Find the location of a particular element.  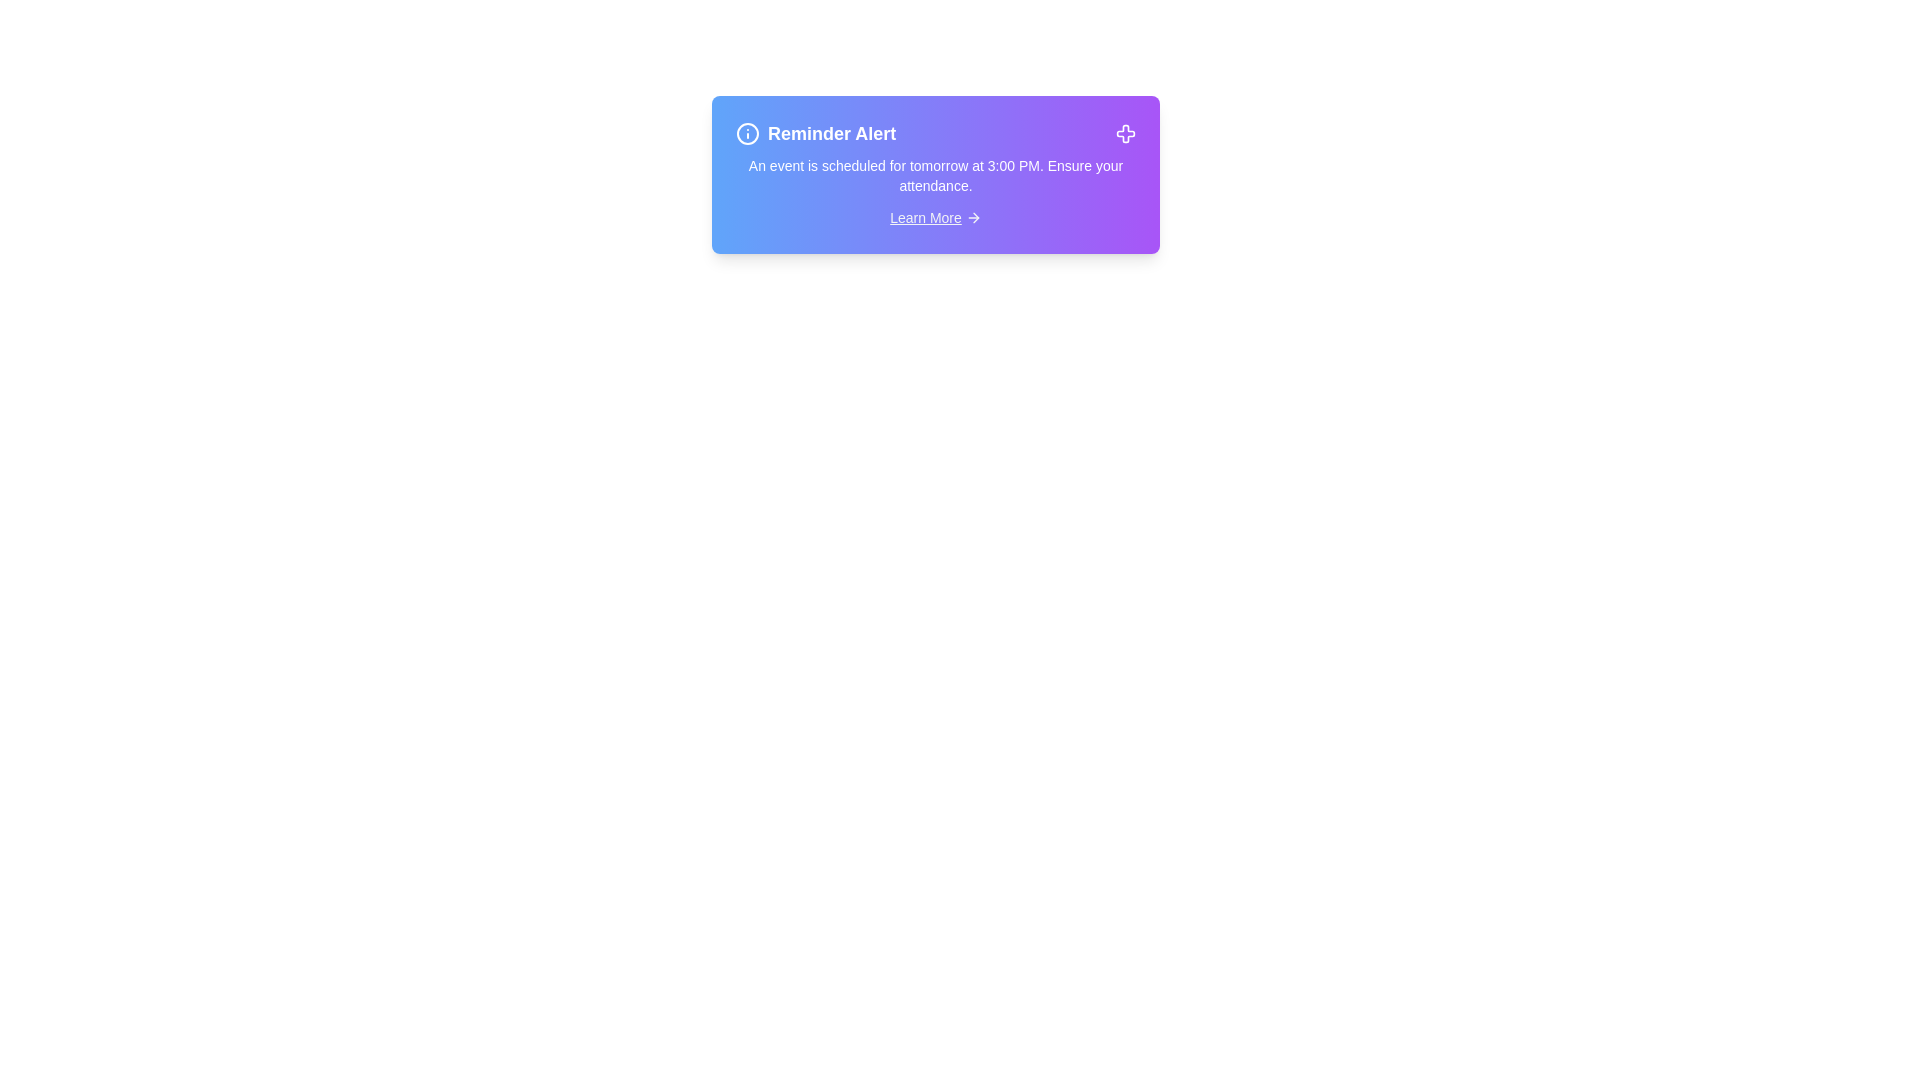

the close button in the top-right corner of the alert to dismiss it is located at coordinates (1126, 134).